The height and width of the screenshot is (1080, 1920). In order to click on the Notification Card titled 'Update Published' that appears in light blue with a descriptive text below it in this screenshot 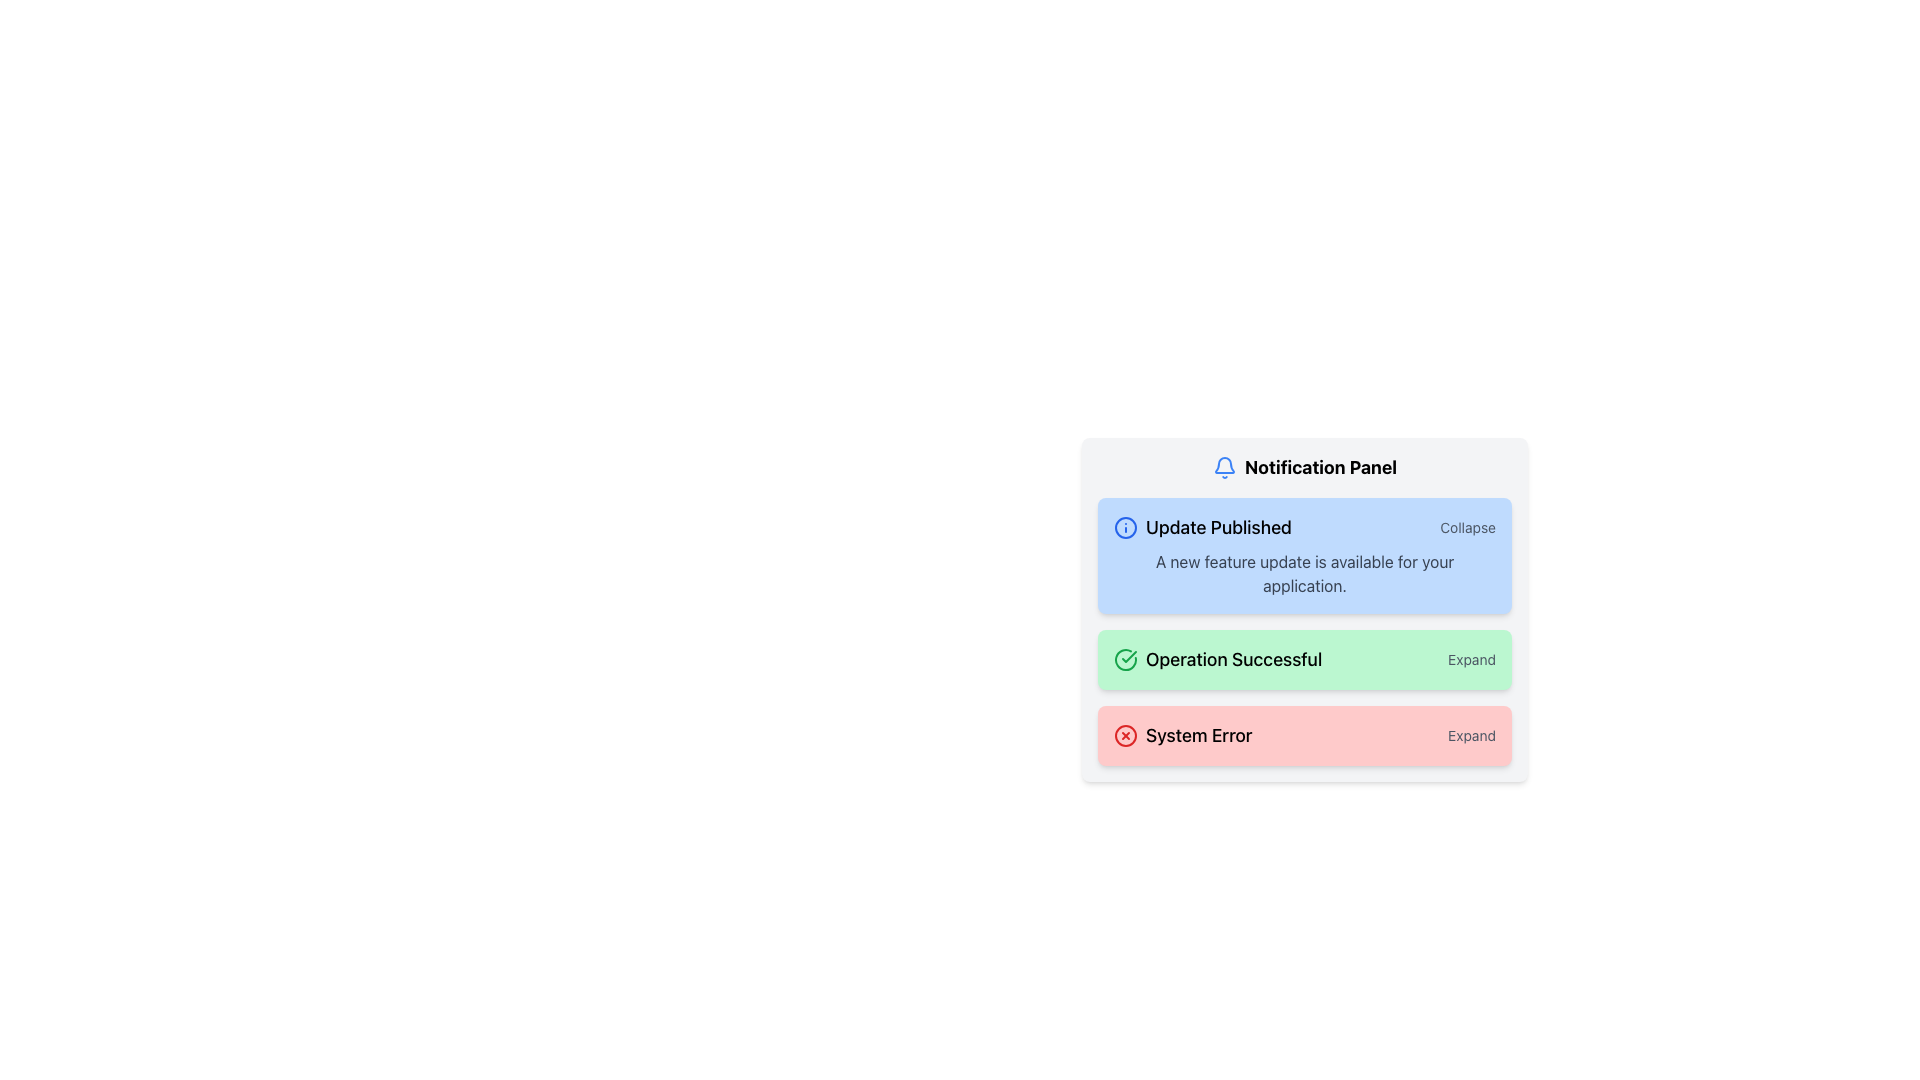, I will do `click(1305, 555)`.